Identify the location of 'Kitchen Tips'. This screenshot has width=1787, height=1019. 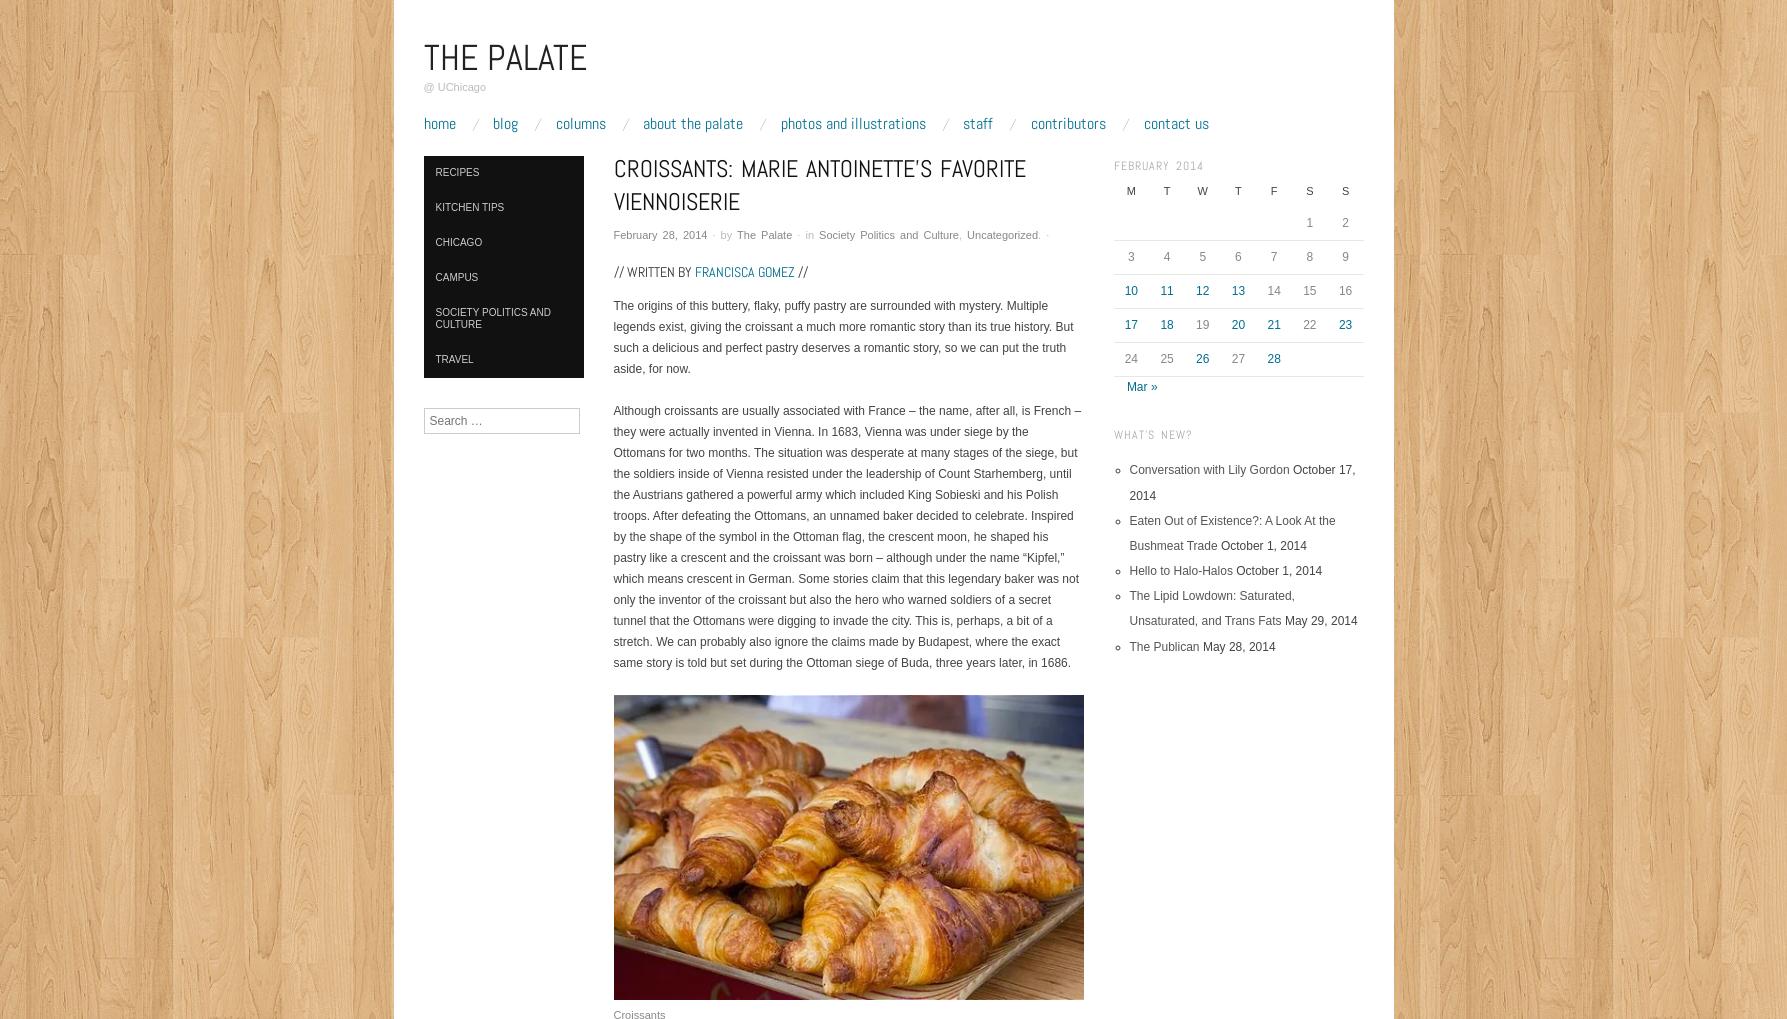
(469, 205).